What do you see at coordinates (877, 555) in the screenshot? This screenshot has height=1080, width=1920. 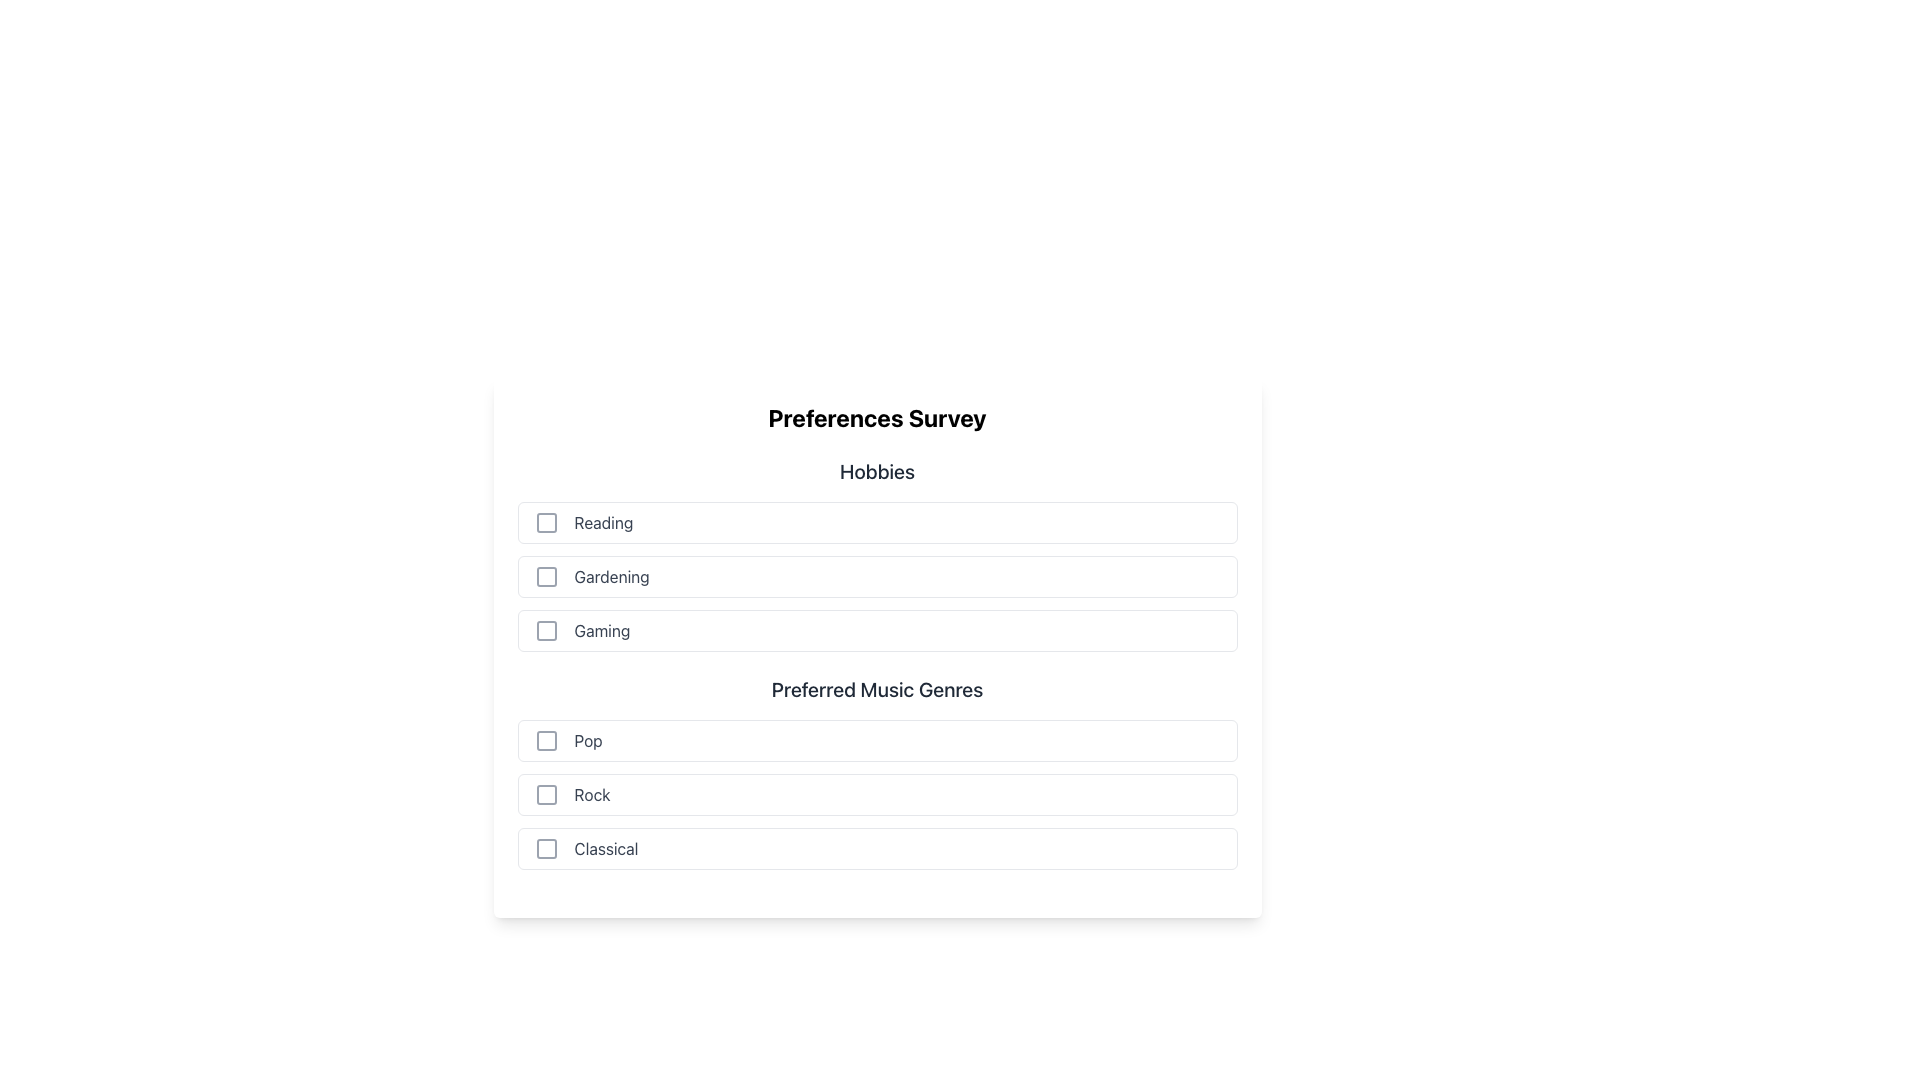 I see `the checkboxes in the 'Hobbies' section` at bounding box center [877, 555].